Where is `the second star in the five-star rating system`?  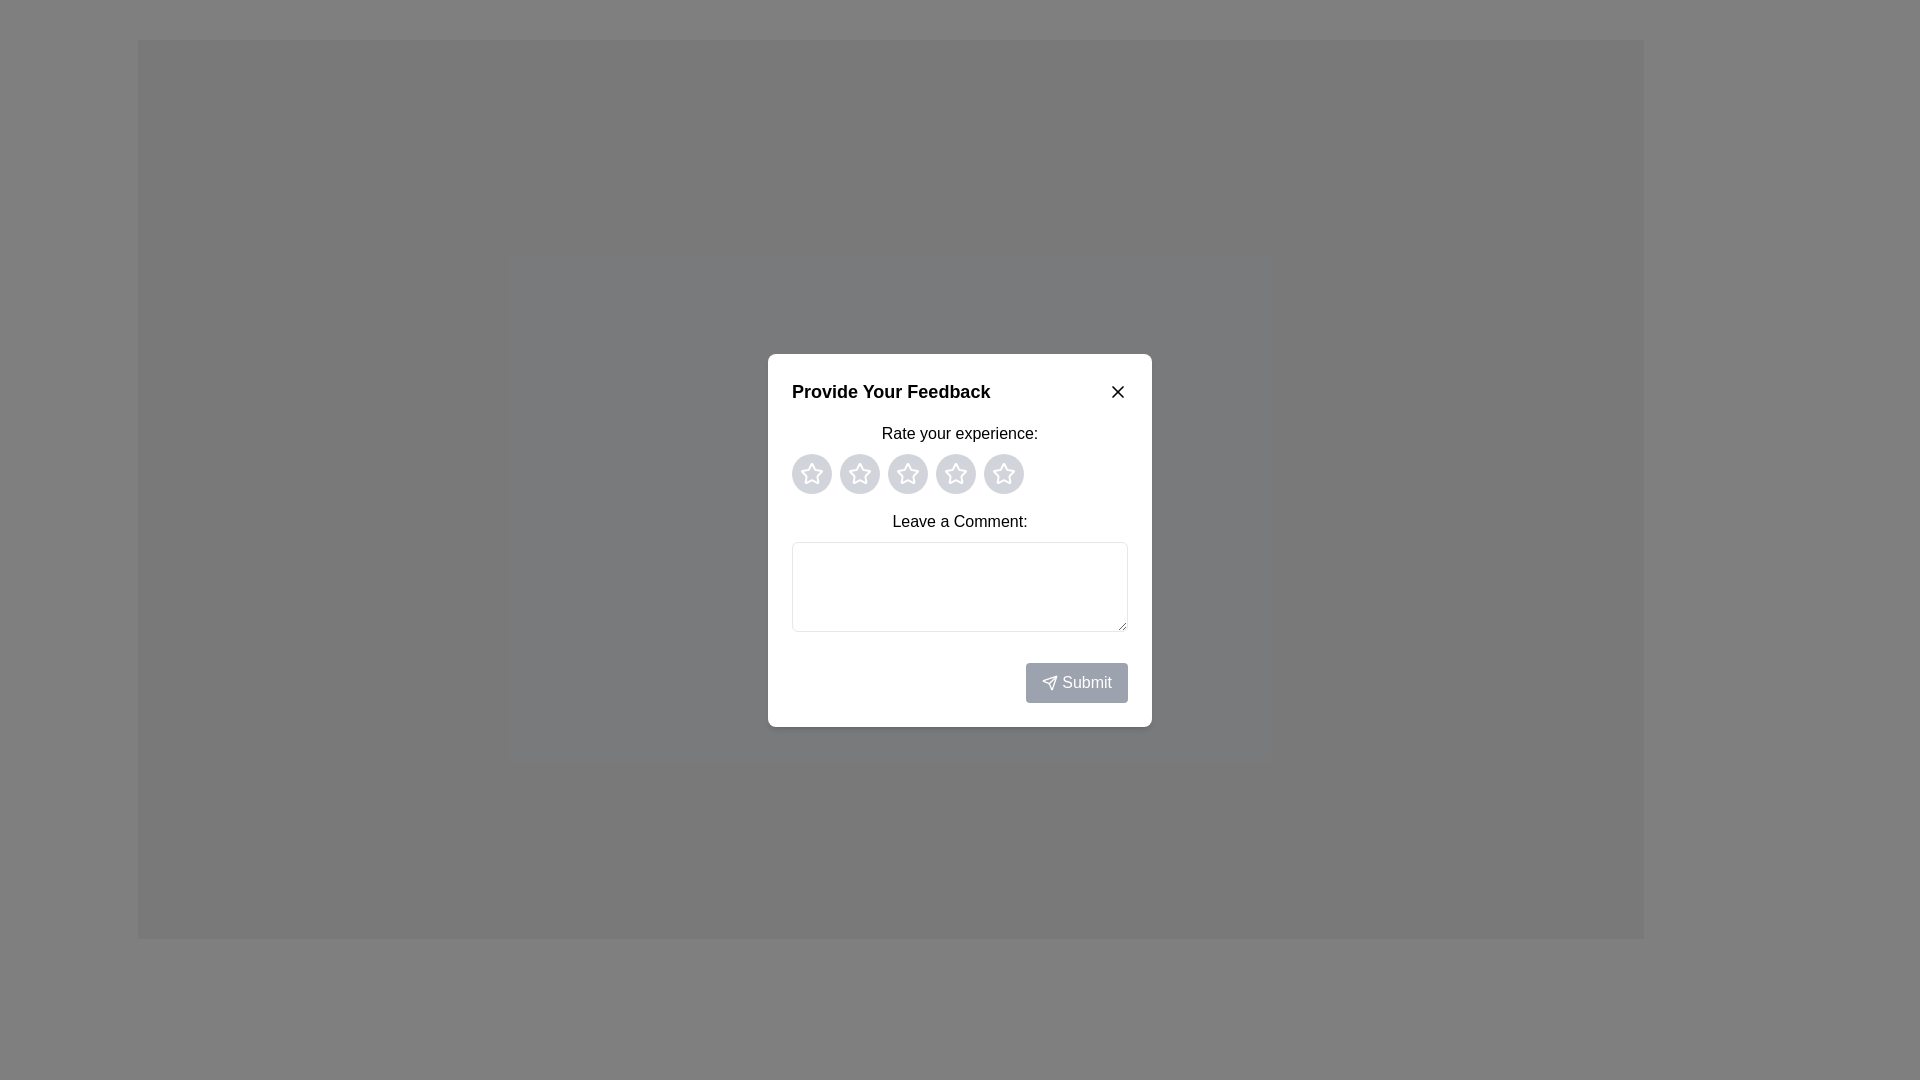 the second star in the five-star rating system is located at coordinates (859, 473).